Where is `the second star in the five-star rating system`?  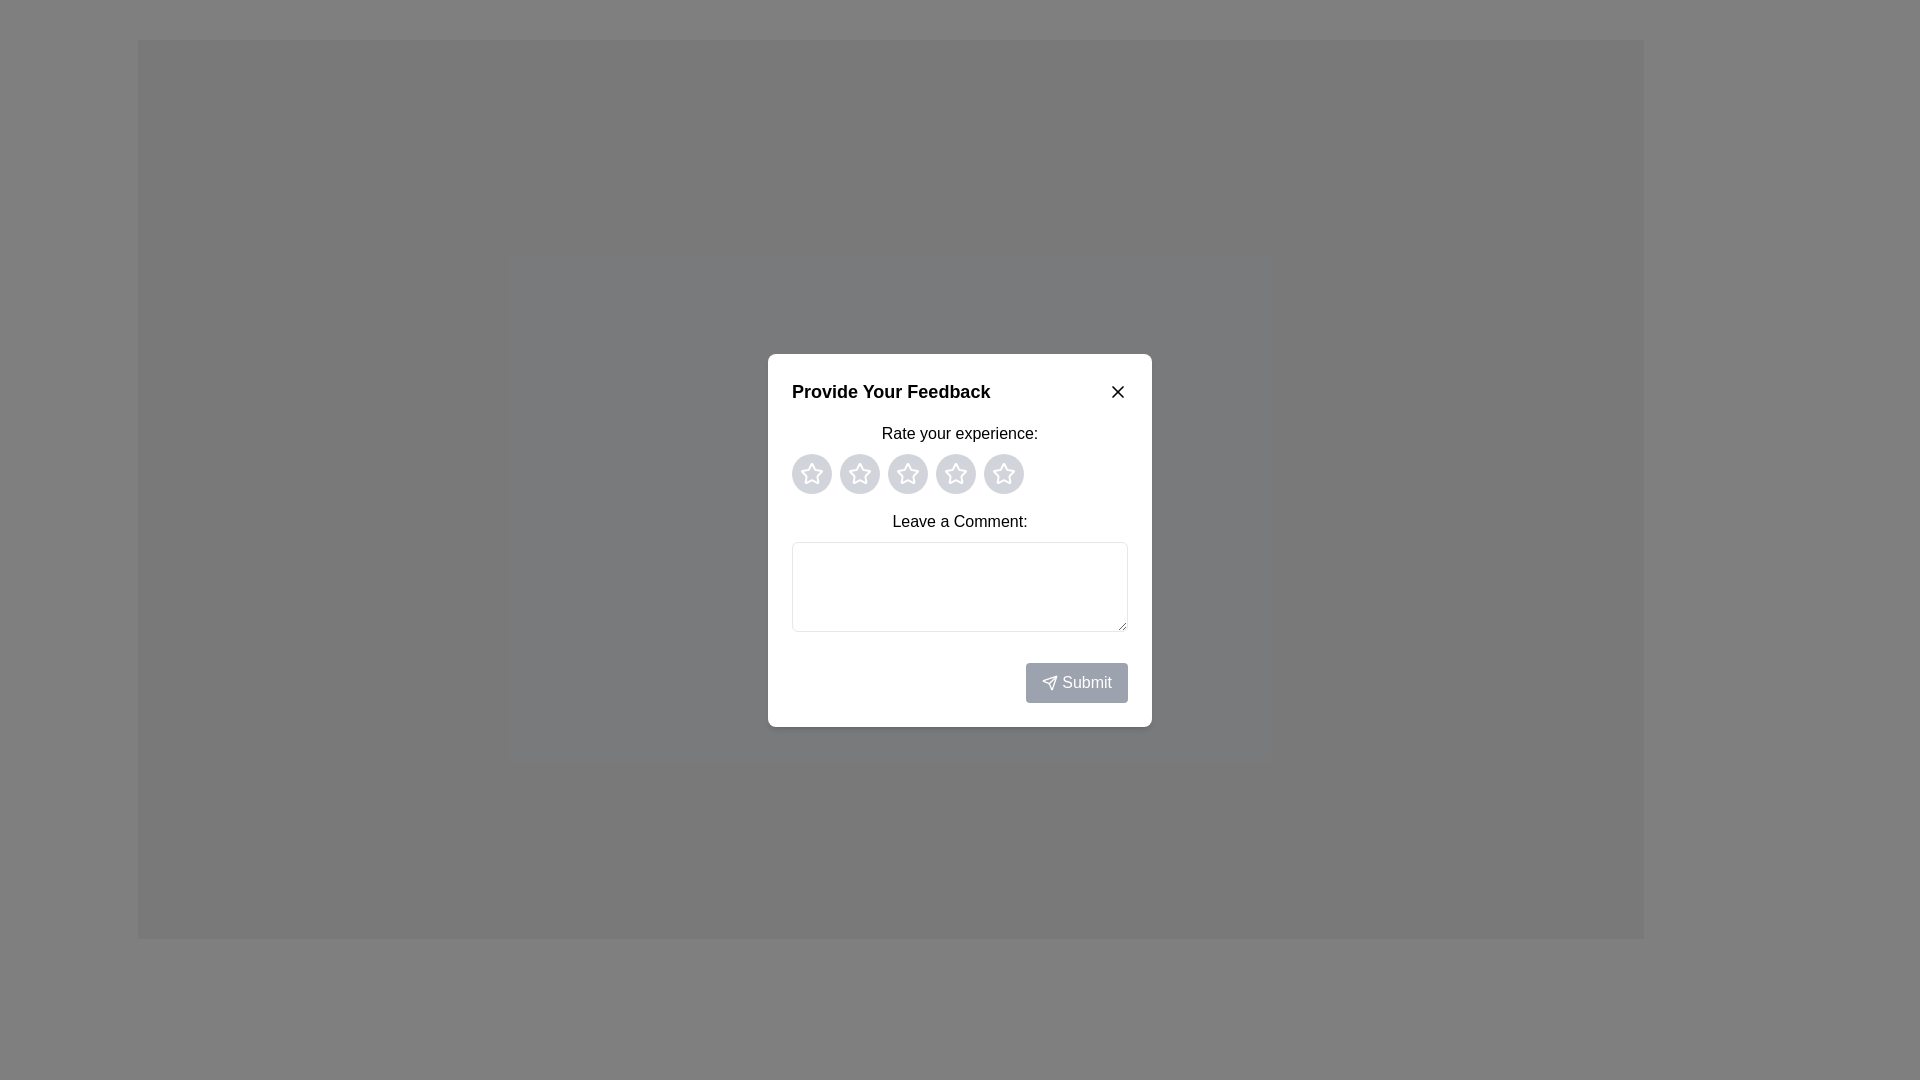 the second star in the five-star rating system is located at coordinates (859, 473).